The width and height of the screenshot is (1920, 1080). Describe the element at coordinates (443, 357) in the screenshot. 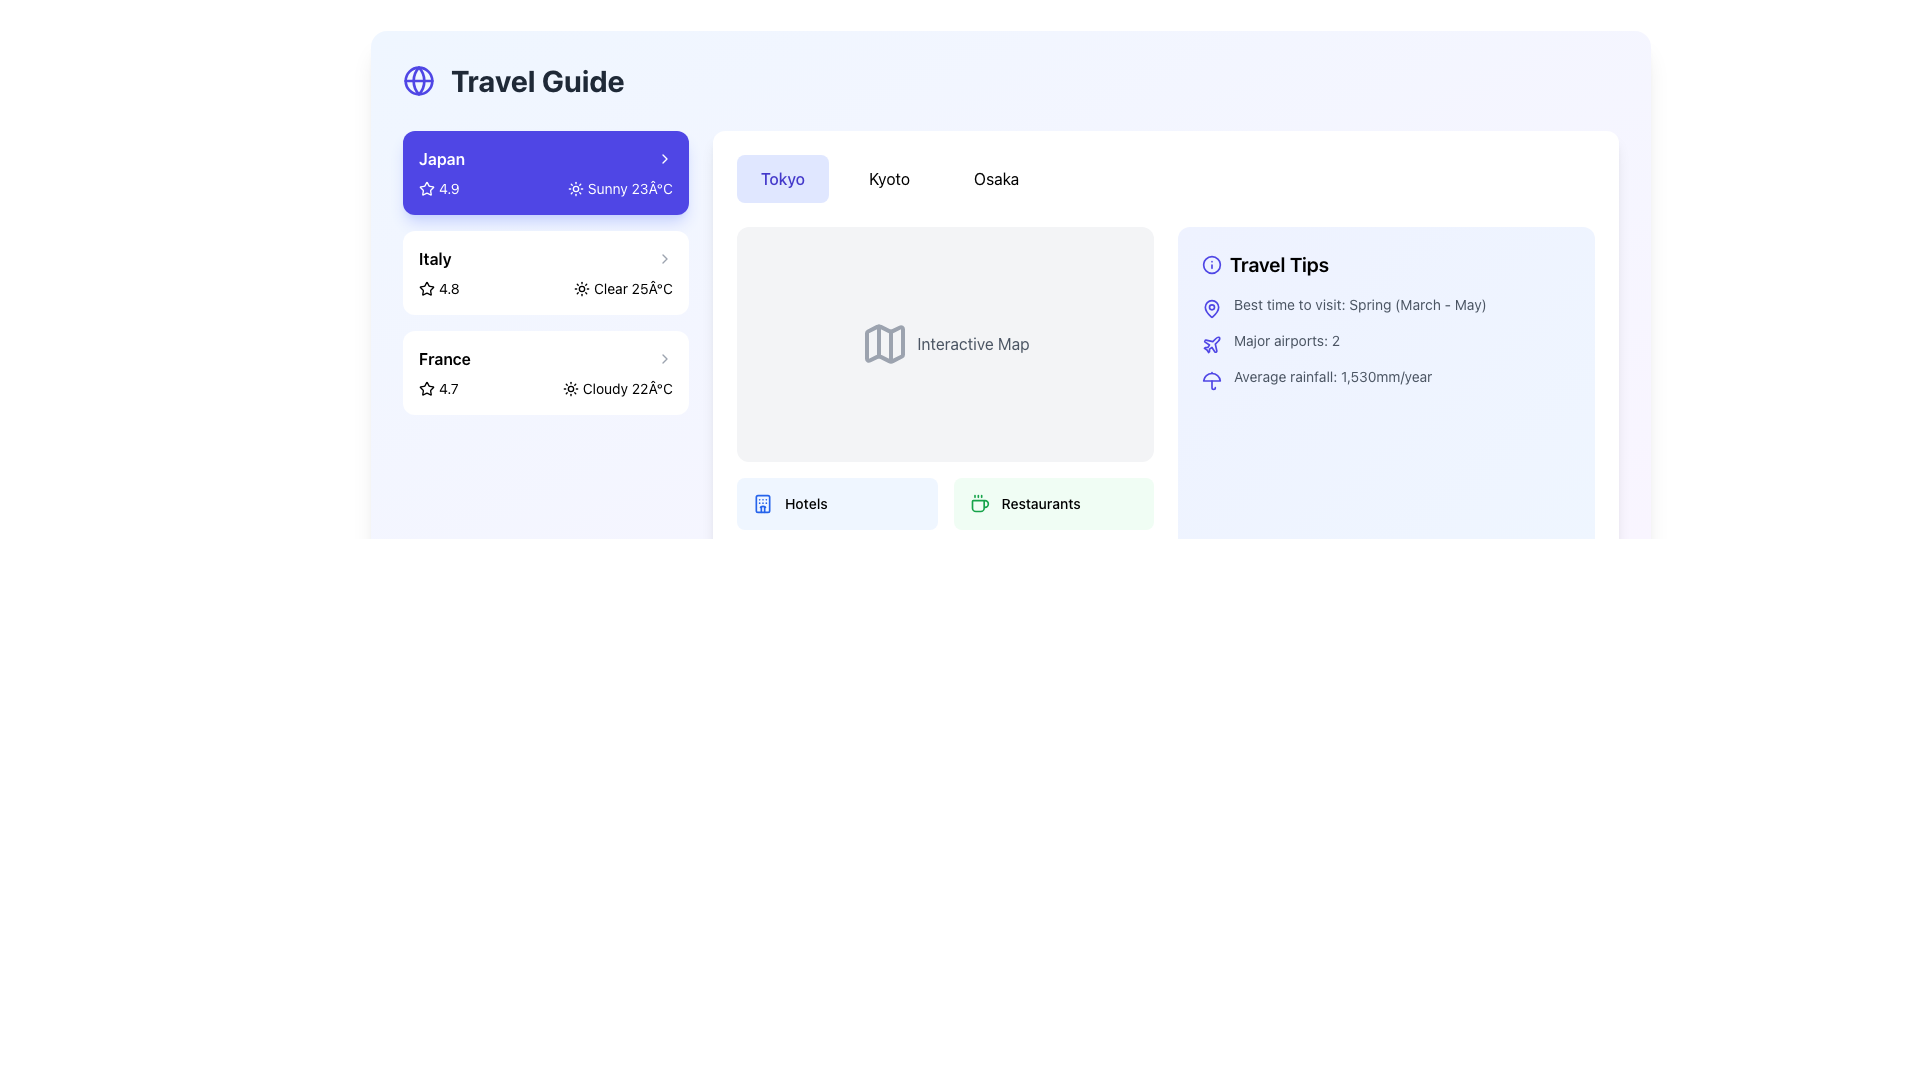

I see `the 'France' text label in the Travel Guide navigation panel` at that location.